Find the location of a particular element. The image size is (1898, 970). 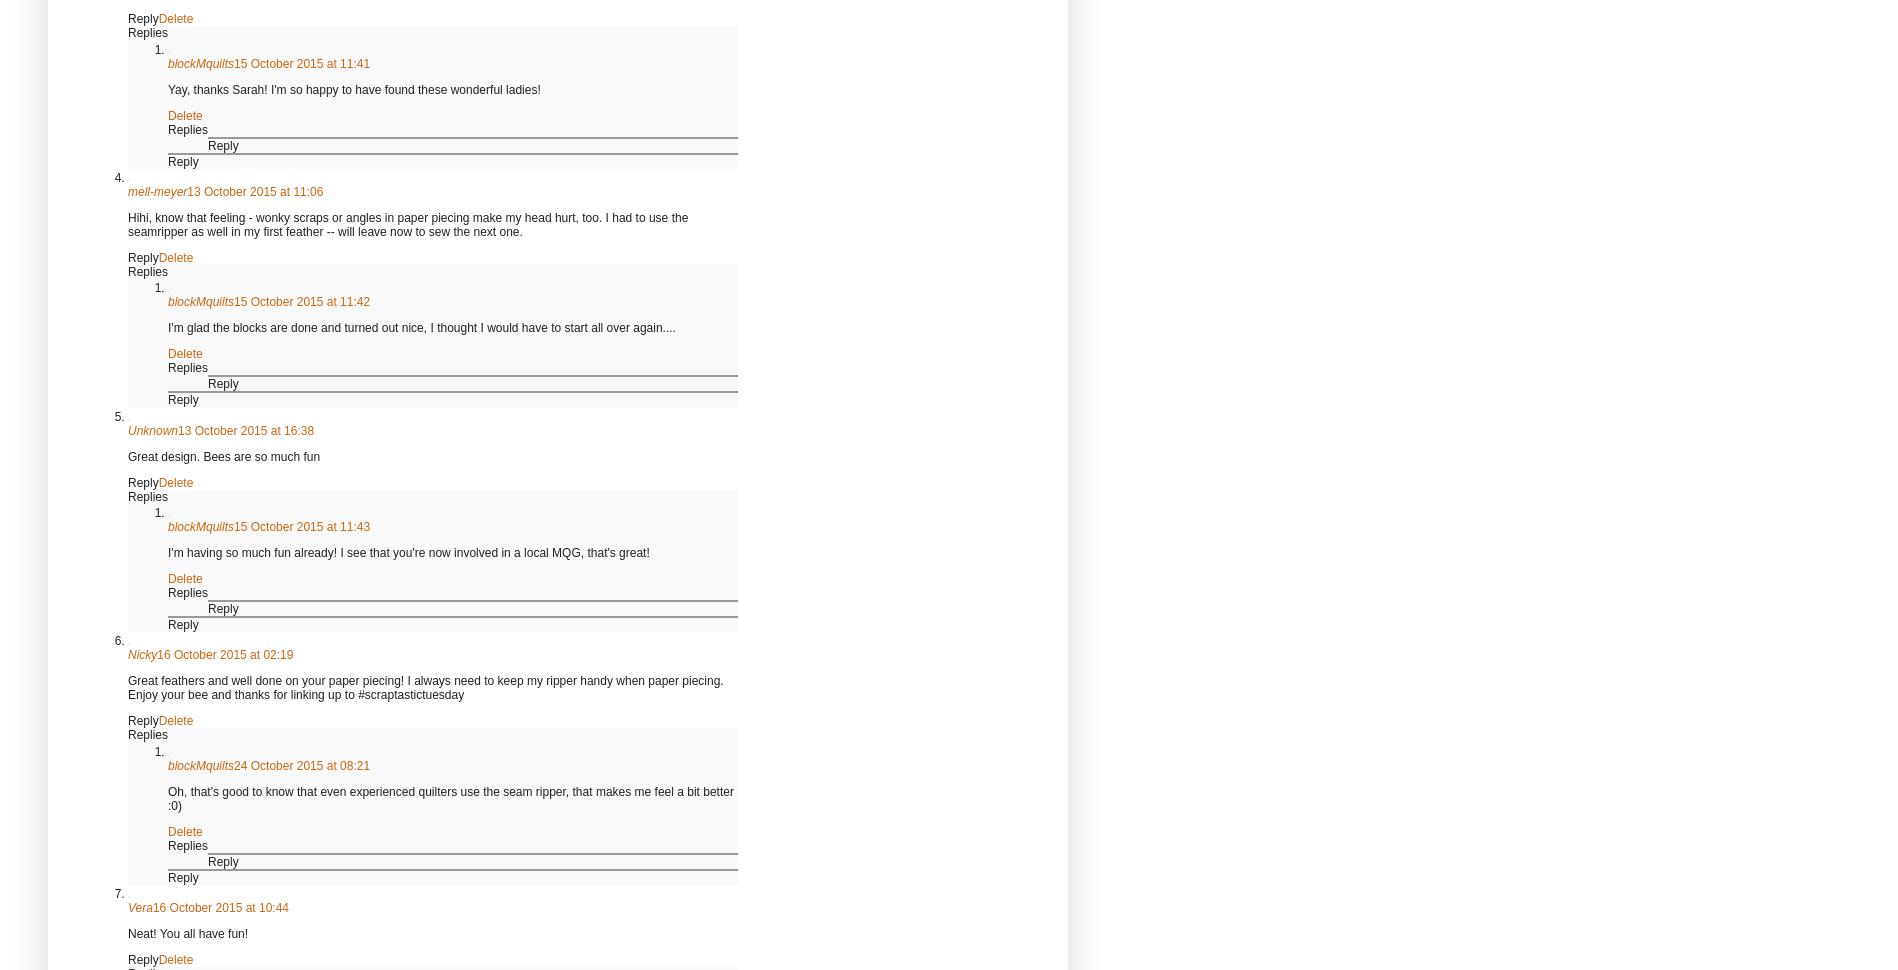

'16 October 2015 at 02:19' is located at coordinates (223, 654).